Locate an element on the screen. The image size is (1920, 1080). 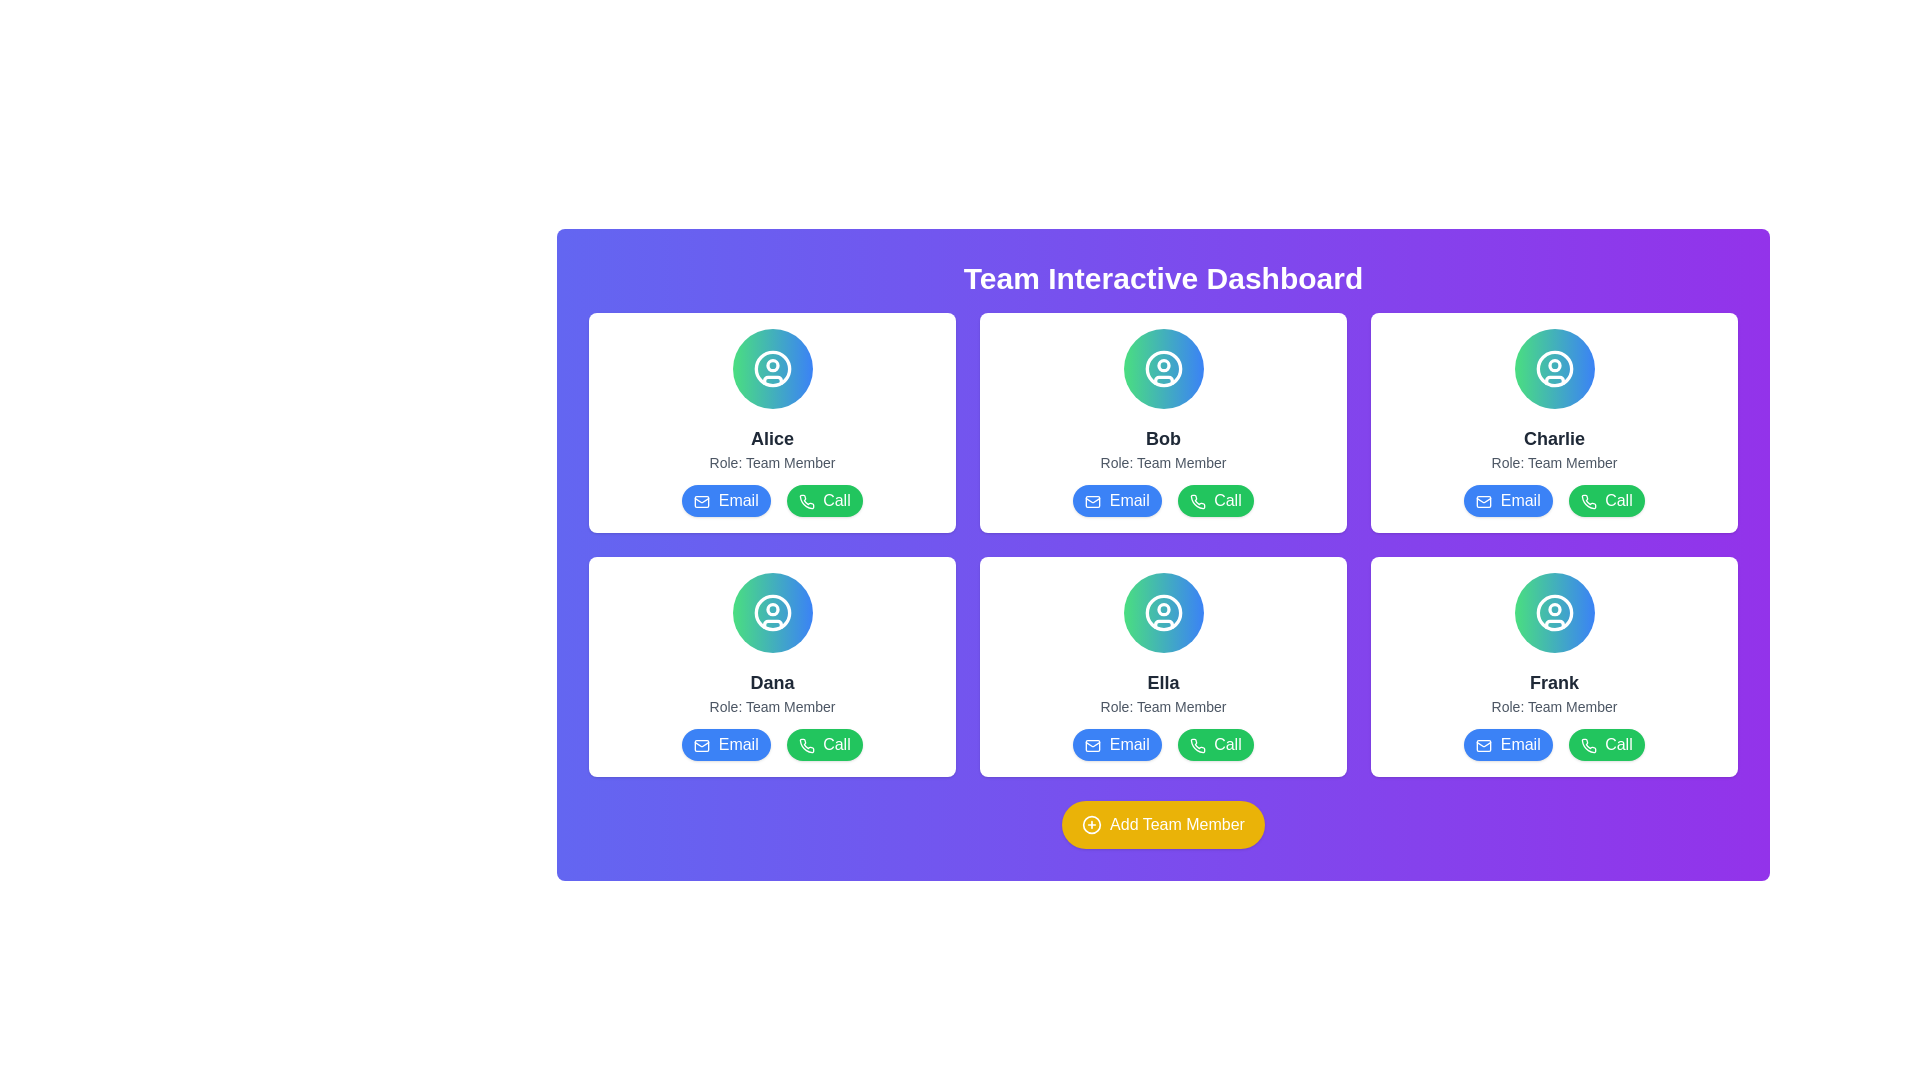
the green phone receiver icon in the 'Bob' section of user cards is located at coordinates (1197, 500).